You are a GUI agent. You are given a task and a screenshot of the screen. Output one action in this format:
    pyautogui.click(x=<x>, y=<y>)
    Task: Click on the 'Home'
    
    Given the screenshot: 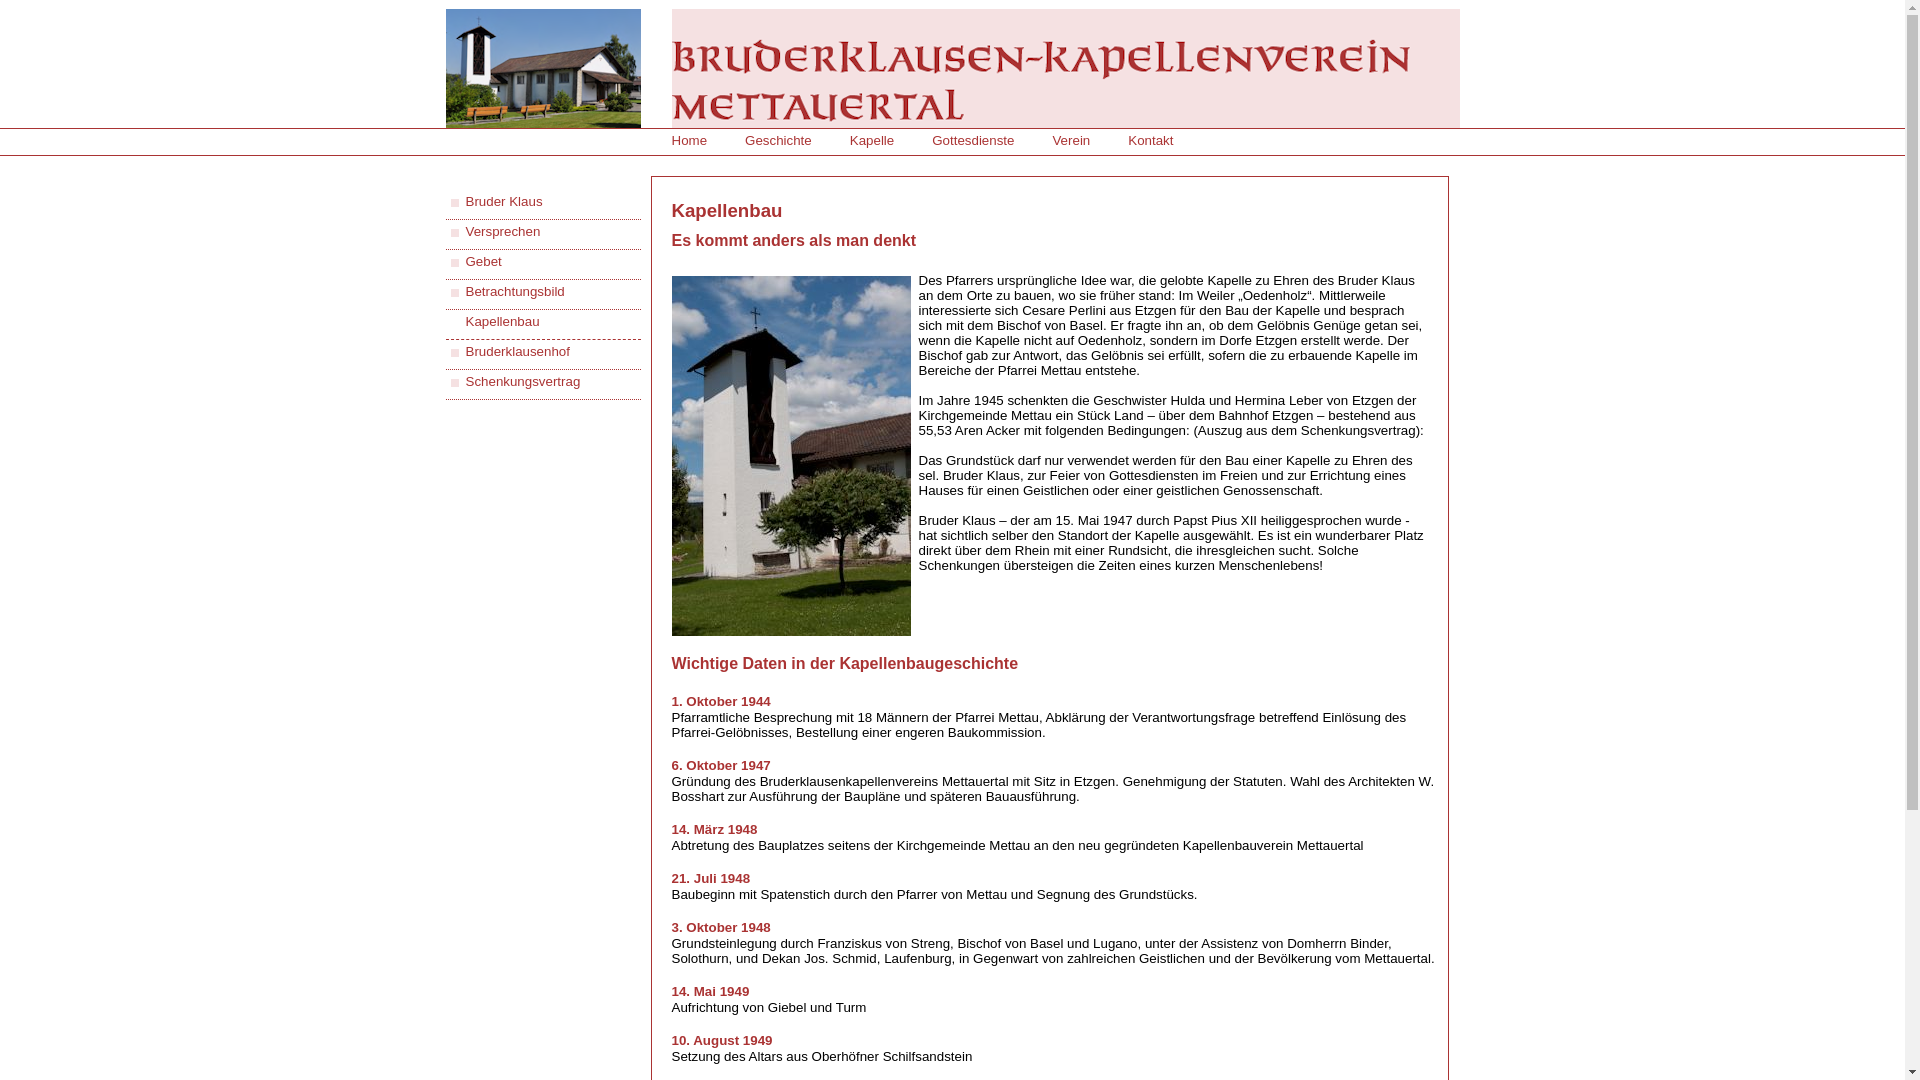 What is the action you would take?
    pyautogui.click(x=690, y=139)
    